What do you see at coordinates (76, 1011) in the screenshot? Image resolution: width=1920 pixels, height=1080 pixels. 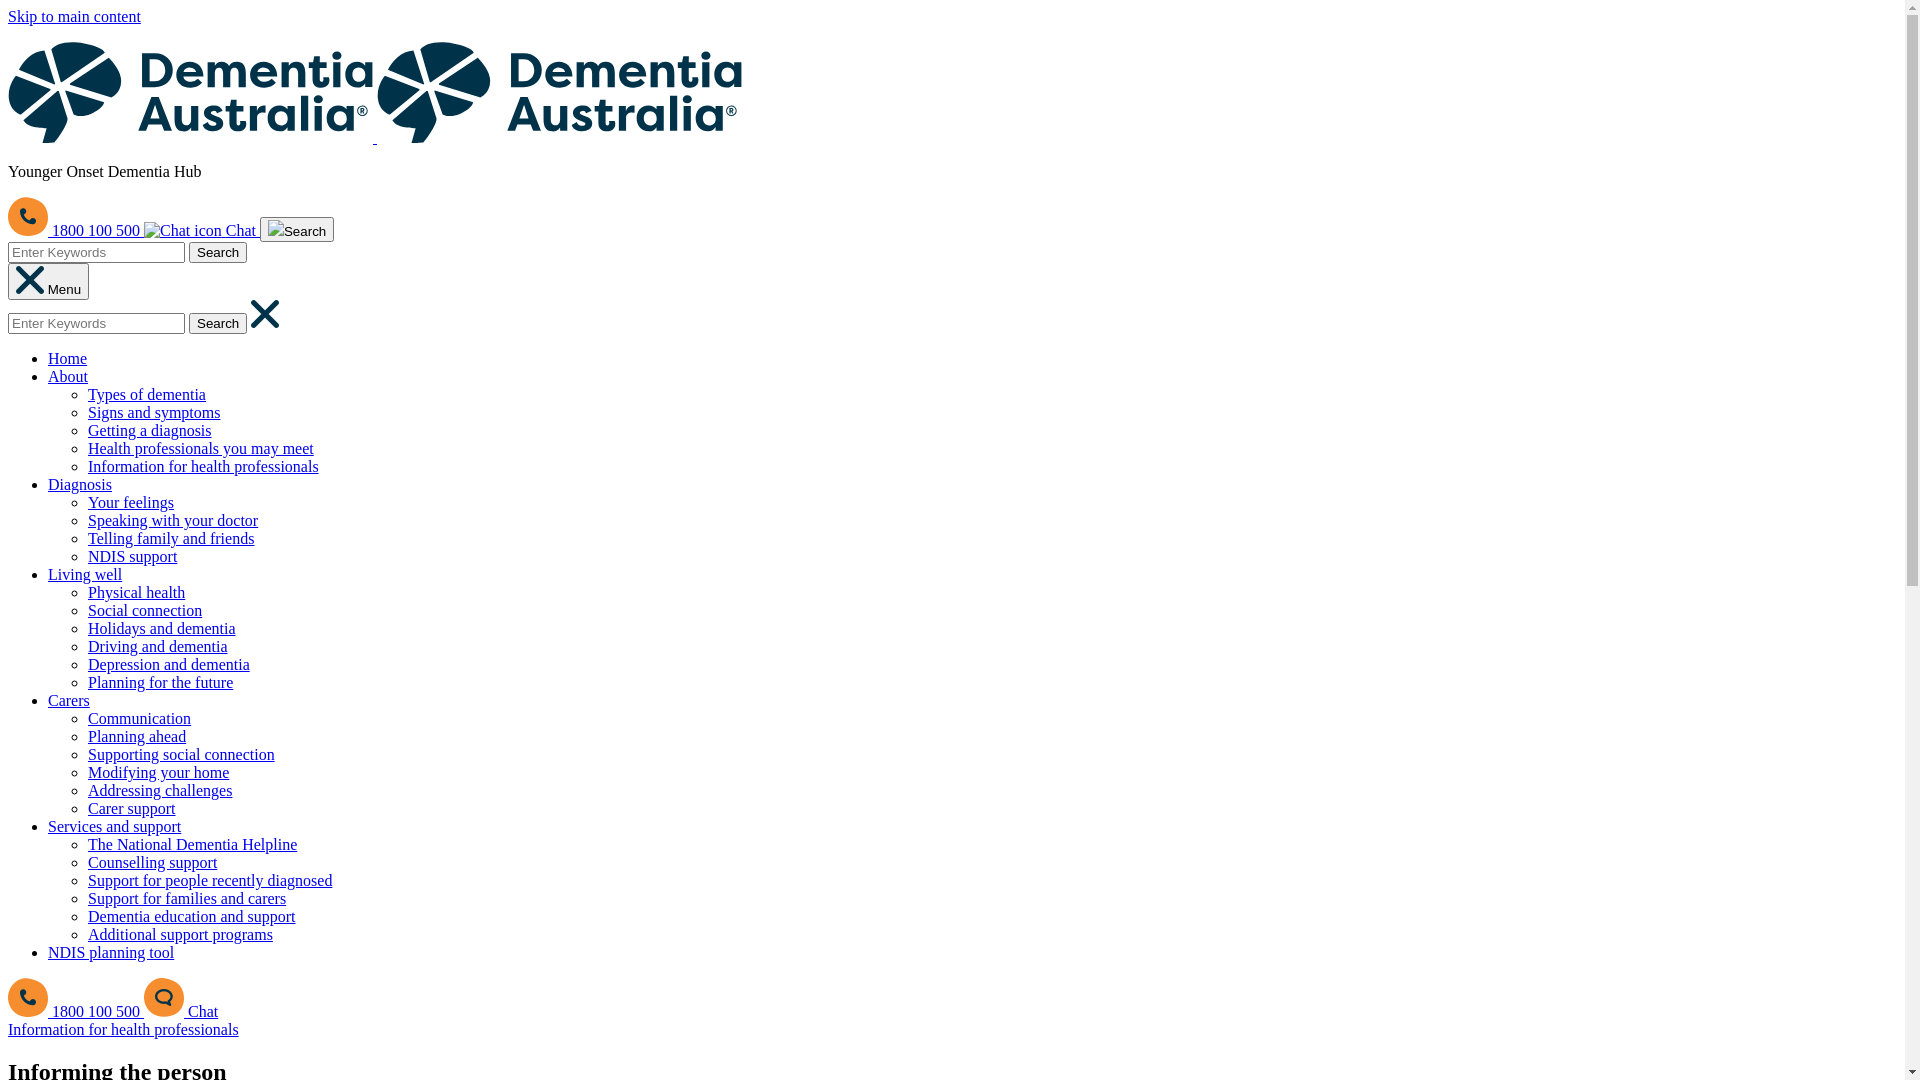 I see `'1800 100 500'` at bounding box center [76, 1011].